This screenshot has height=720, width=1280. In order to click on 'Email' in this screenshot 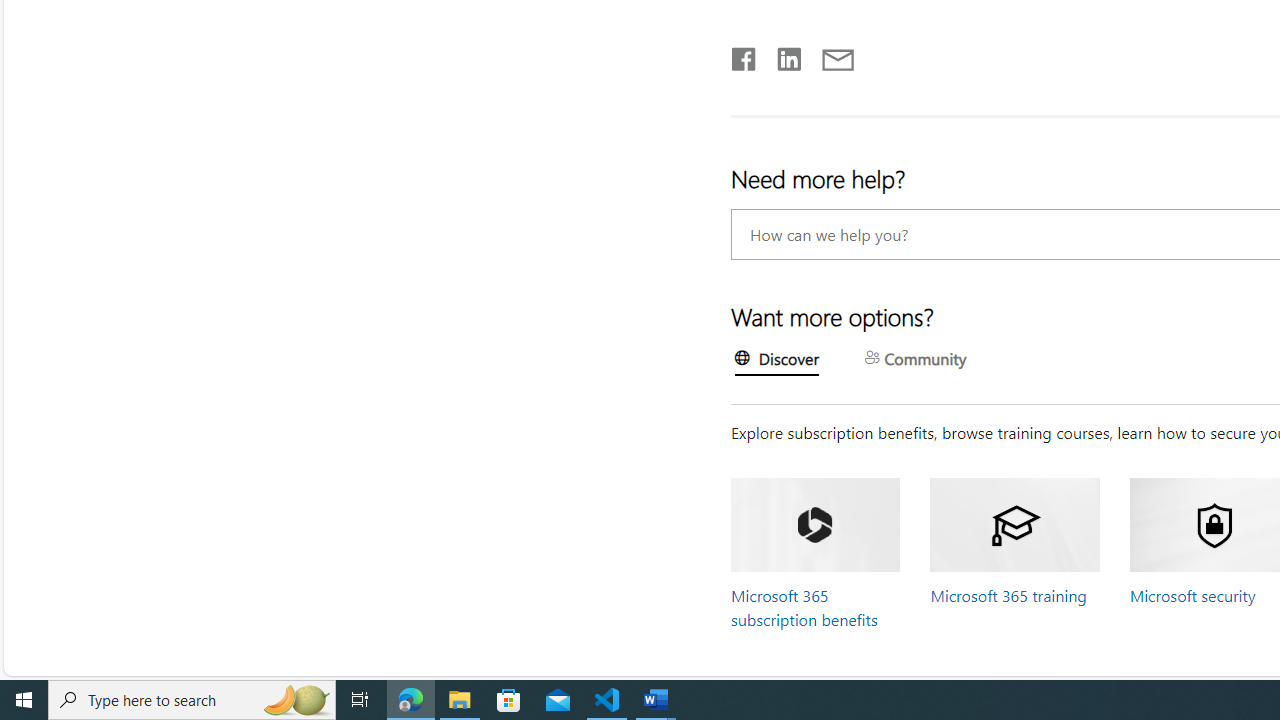, I will do `click(837, 54)`.